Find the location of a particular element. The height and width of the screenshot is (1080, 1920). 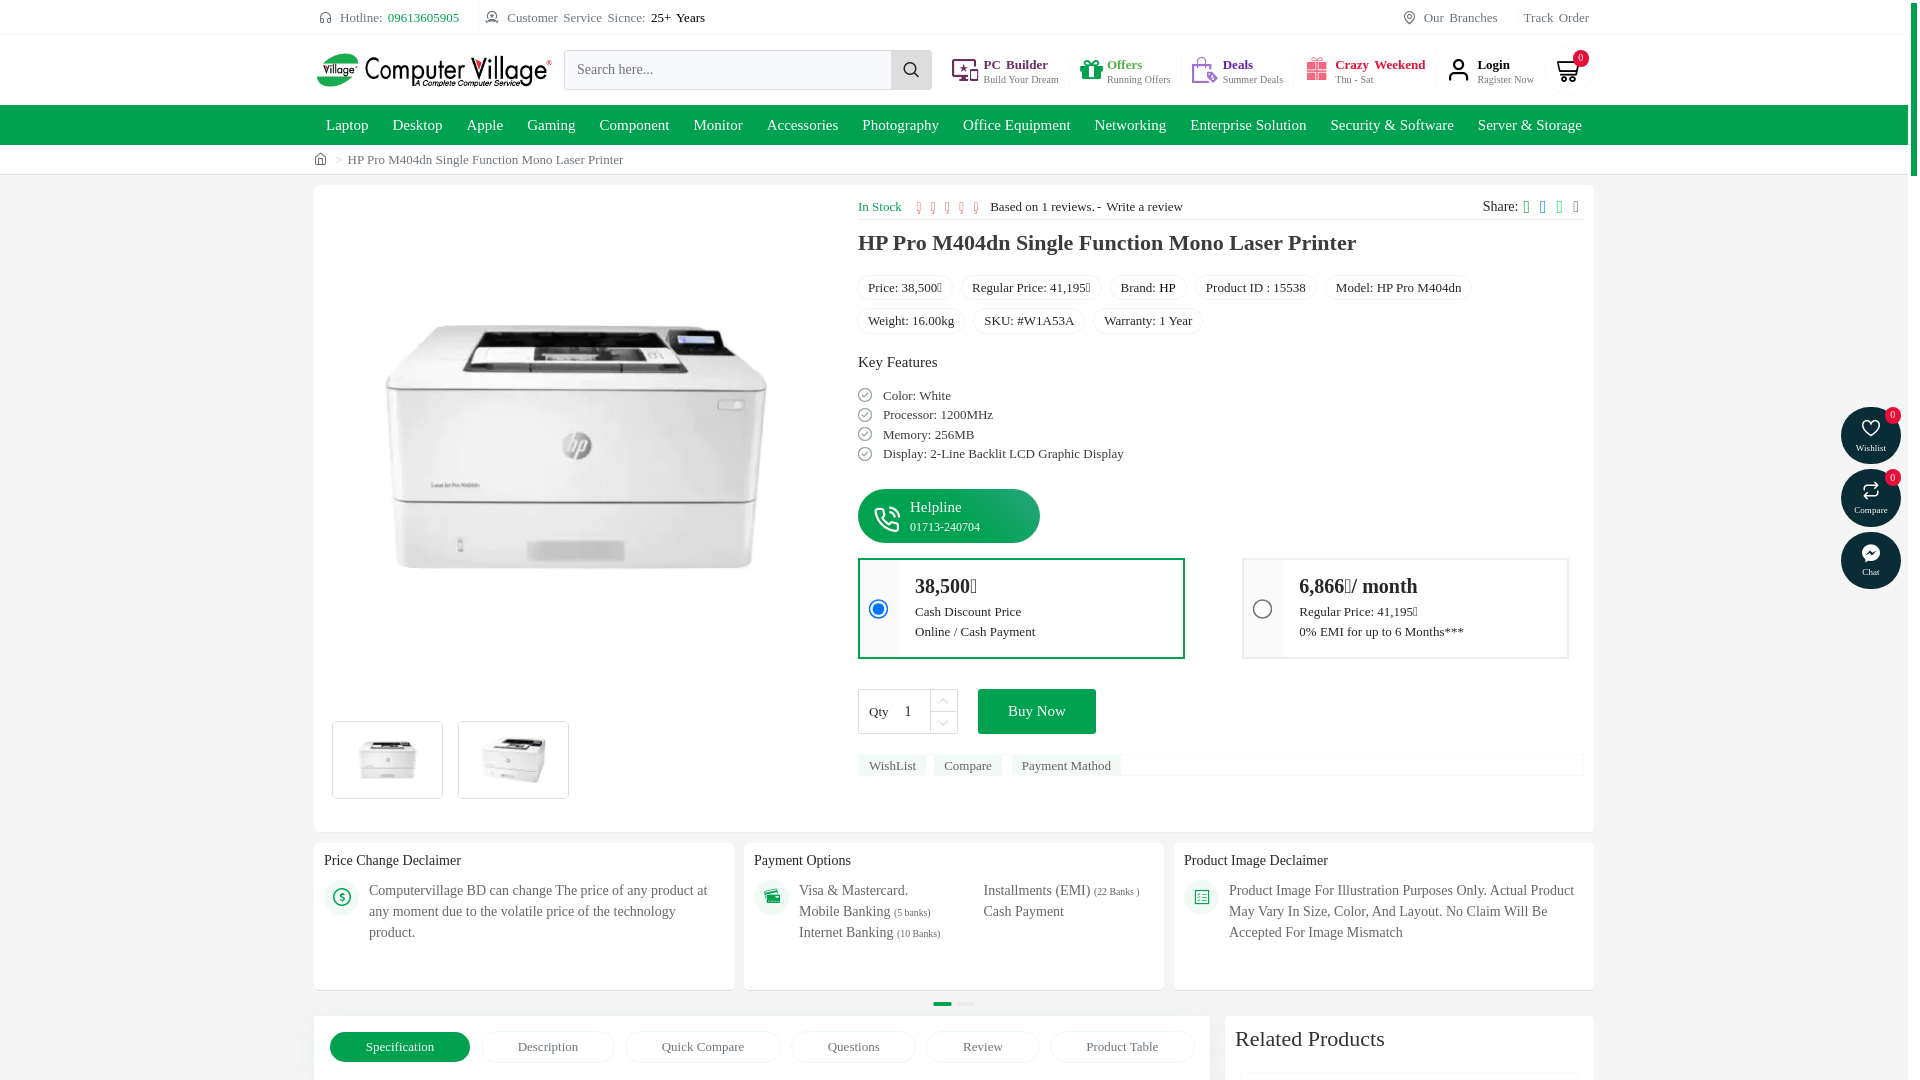

'Questions' is located at coordinates (853, 1045).